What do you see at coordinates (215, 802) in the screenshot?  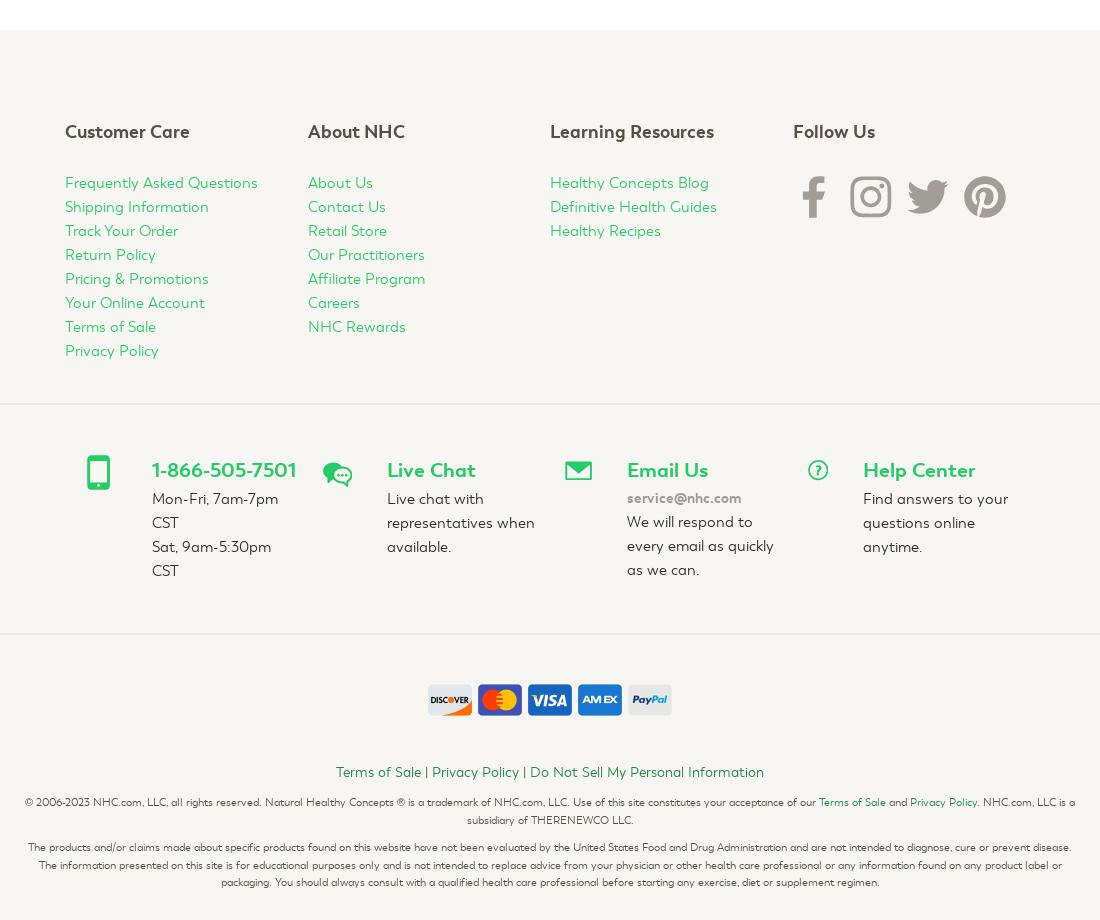 I see `'2006-2023 NHC.com, LLC,
        all rights reserved. Natural Healthy Concepts'` at bounding box center [215, 802].